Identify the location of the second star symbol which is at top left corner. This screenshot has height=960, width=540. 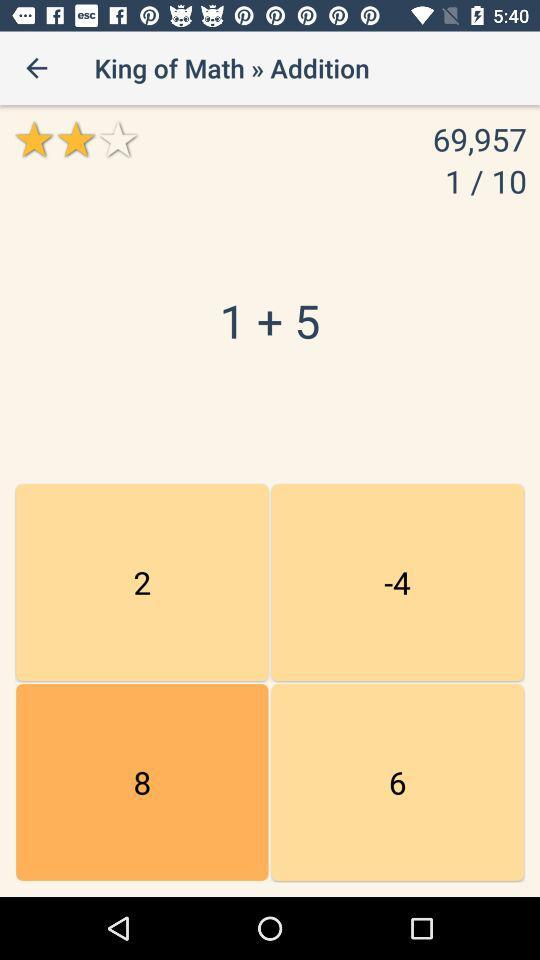
(74, 138).